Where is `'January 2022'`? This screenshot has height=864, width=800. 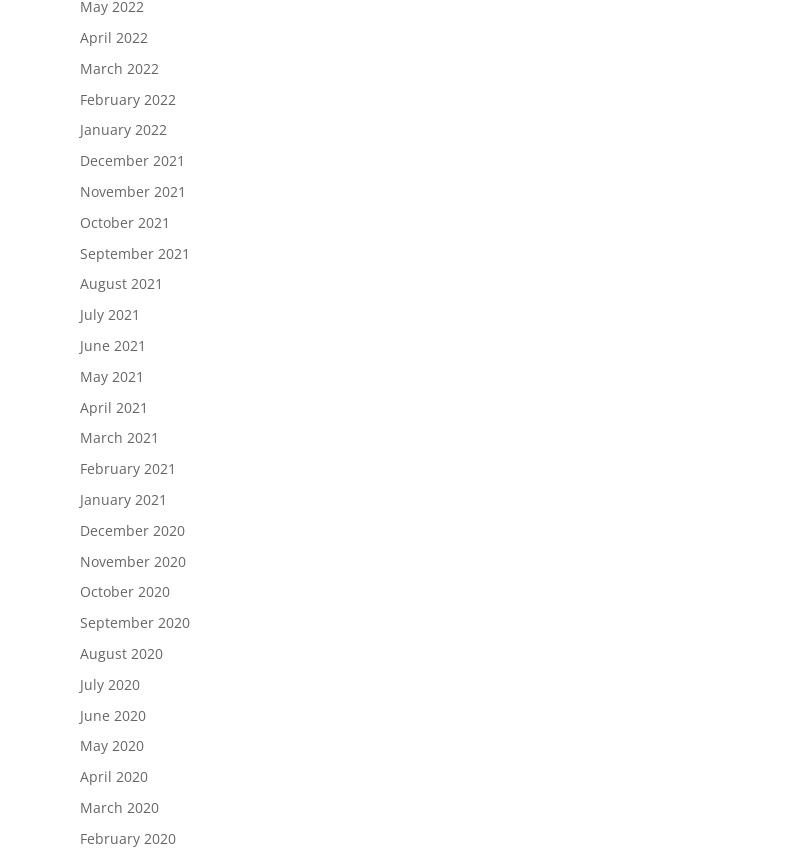 'January 2022' is located at coordinates (122, 128).